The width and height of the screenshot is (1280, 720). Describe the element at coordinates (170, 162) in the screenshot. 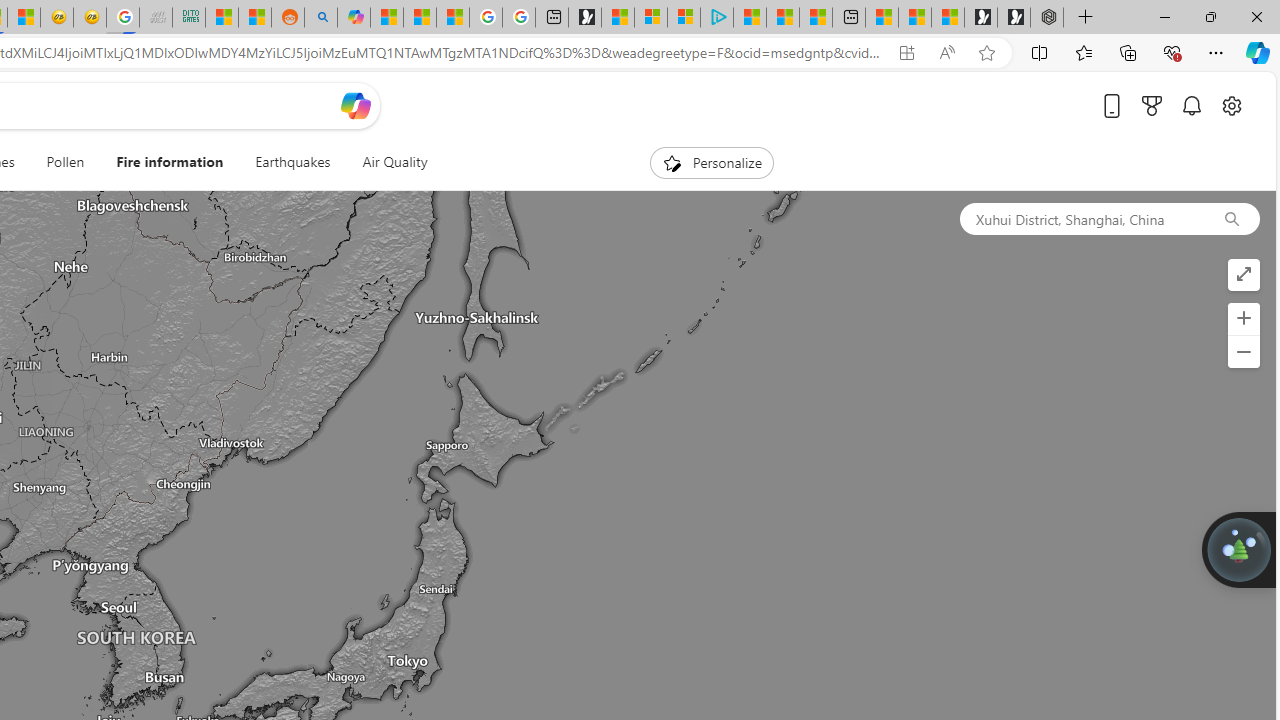

I see `'Fire information'` at that location.